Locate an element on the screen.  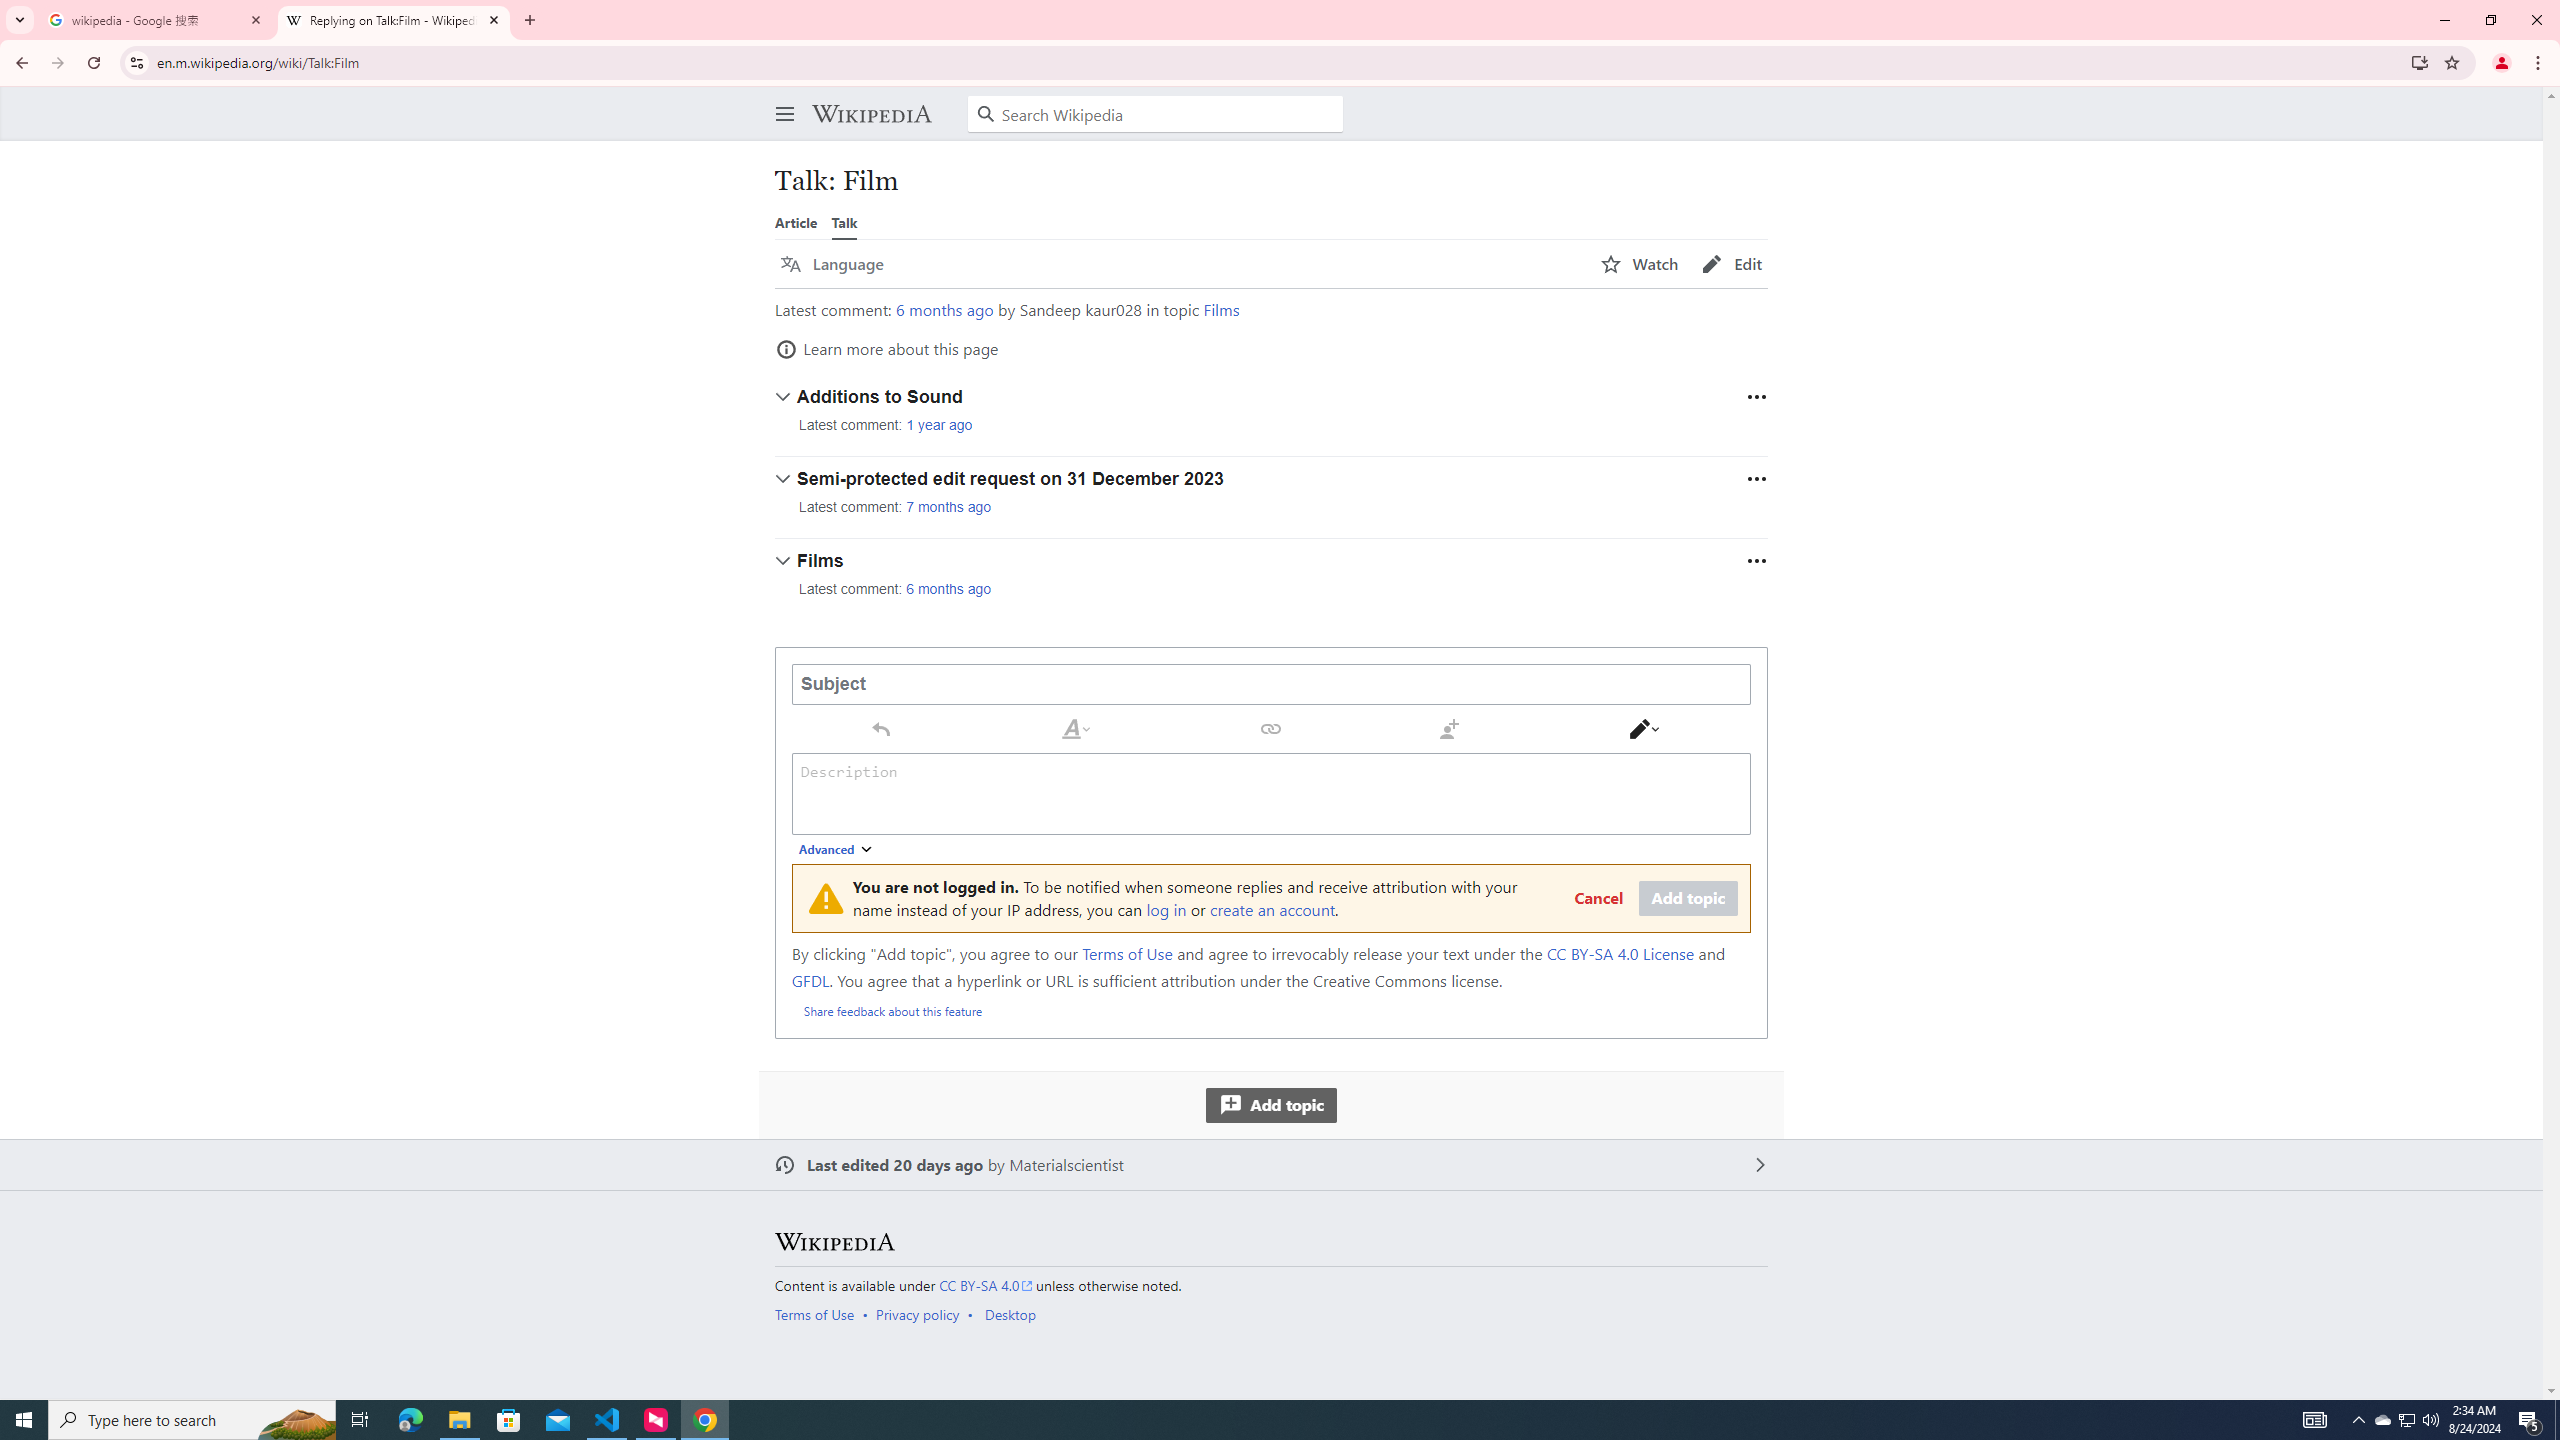
'Last edited 20 days ago by Materialscientist' is located at coordinates (1271, 1164).